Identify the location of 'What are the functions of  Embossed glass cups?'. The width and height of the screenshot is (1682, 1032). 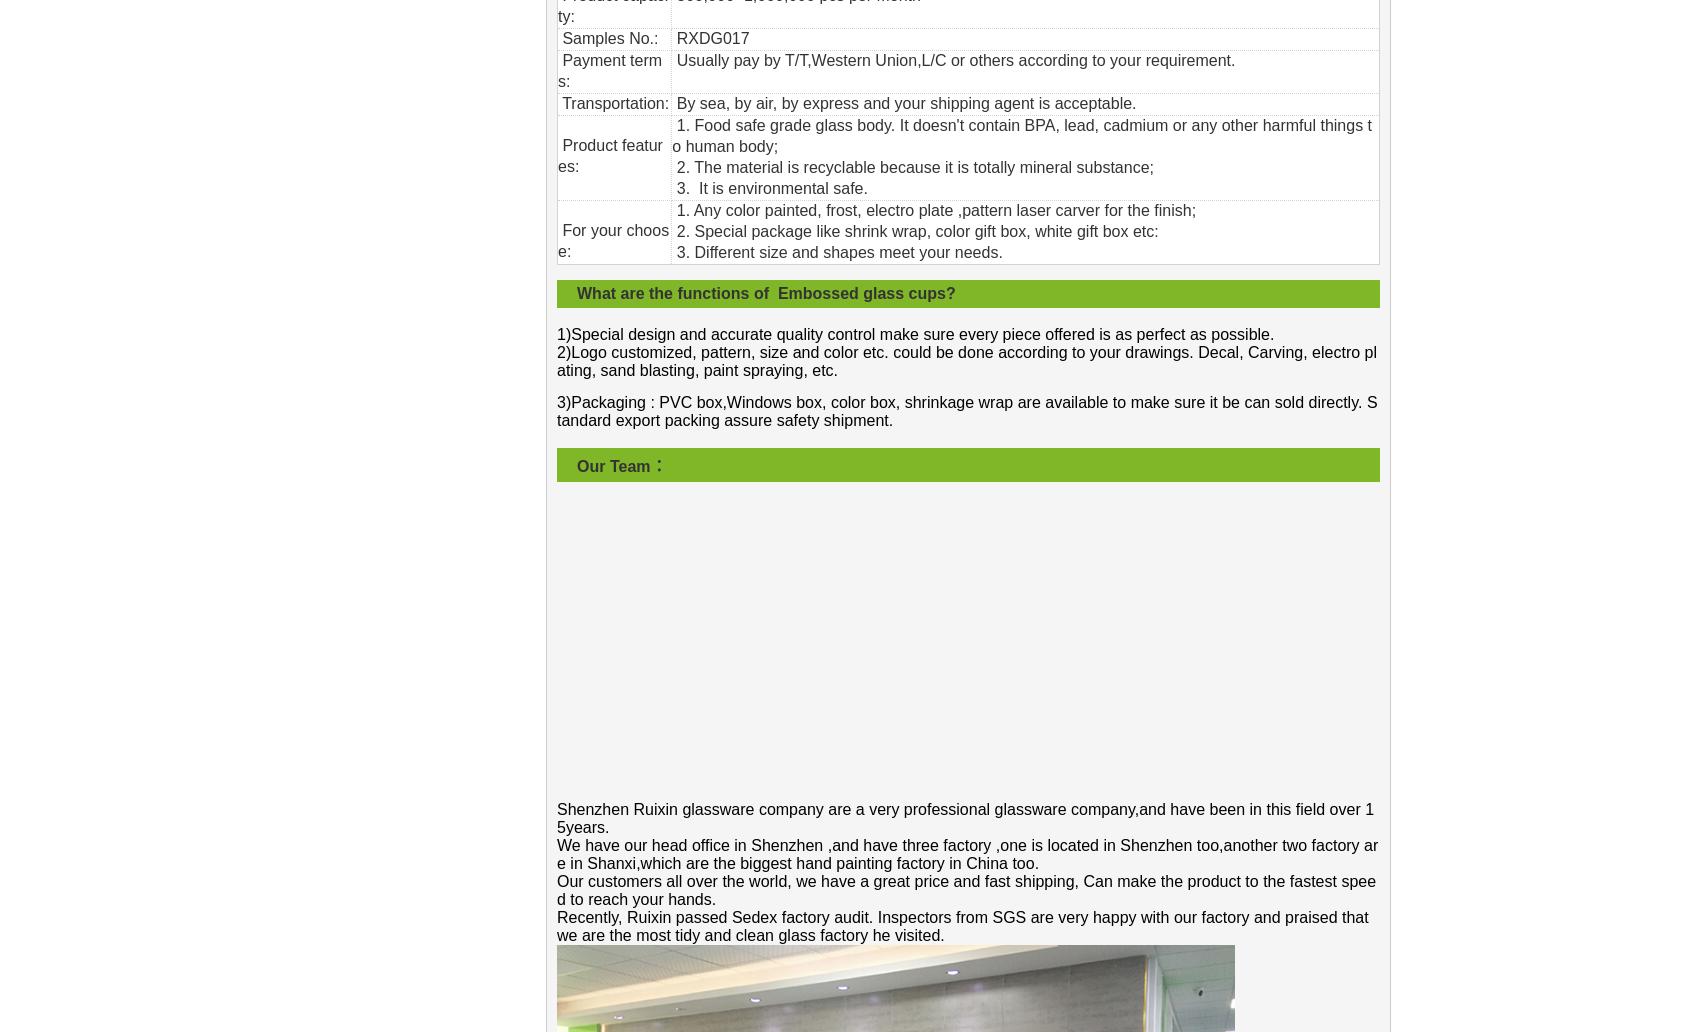
(765, 293).